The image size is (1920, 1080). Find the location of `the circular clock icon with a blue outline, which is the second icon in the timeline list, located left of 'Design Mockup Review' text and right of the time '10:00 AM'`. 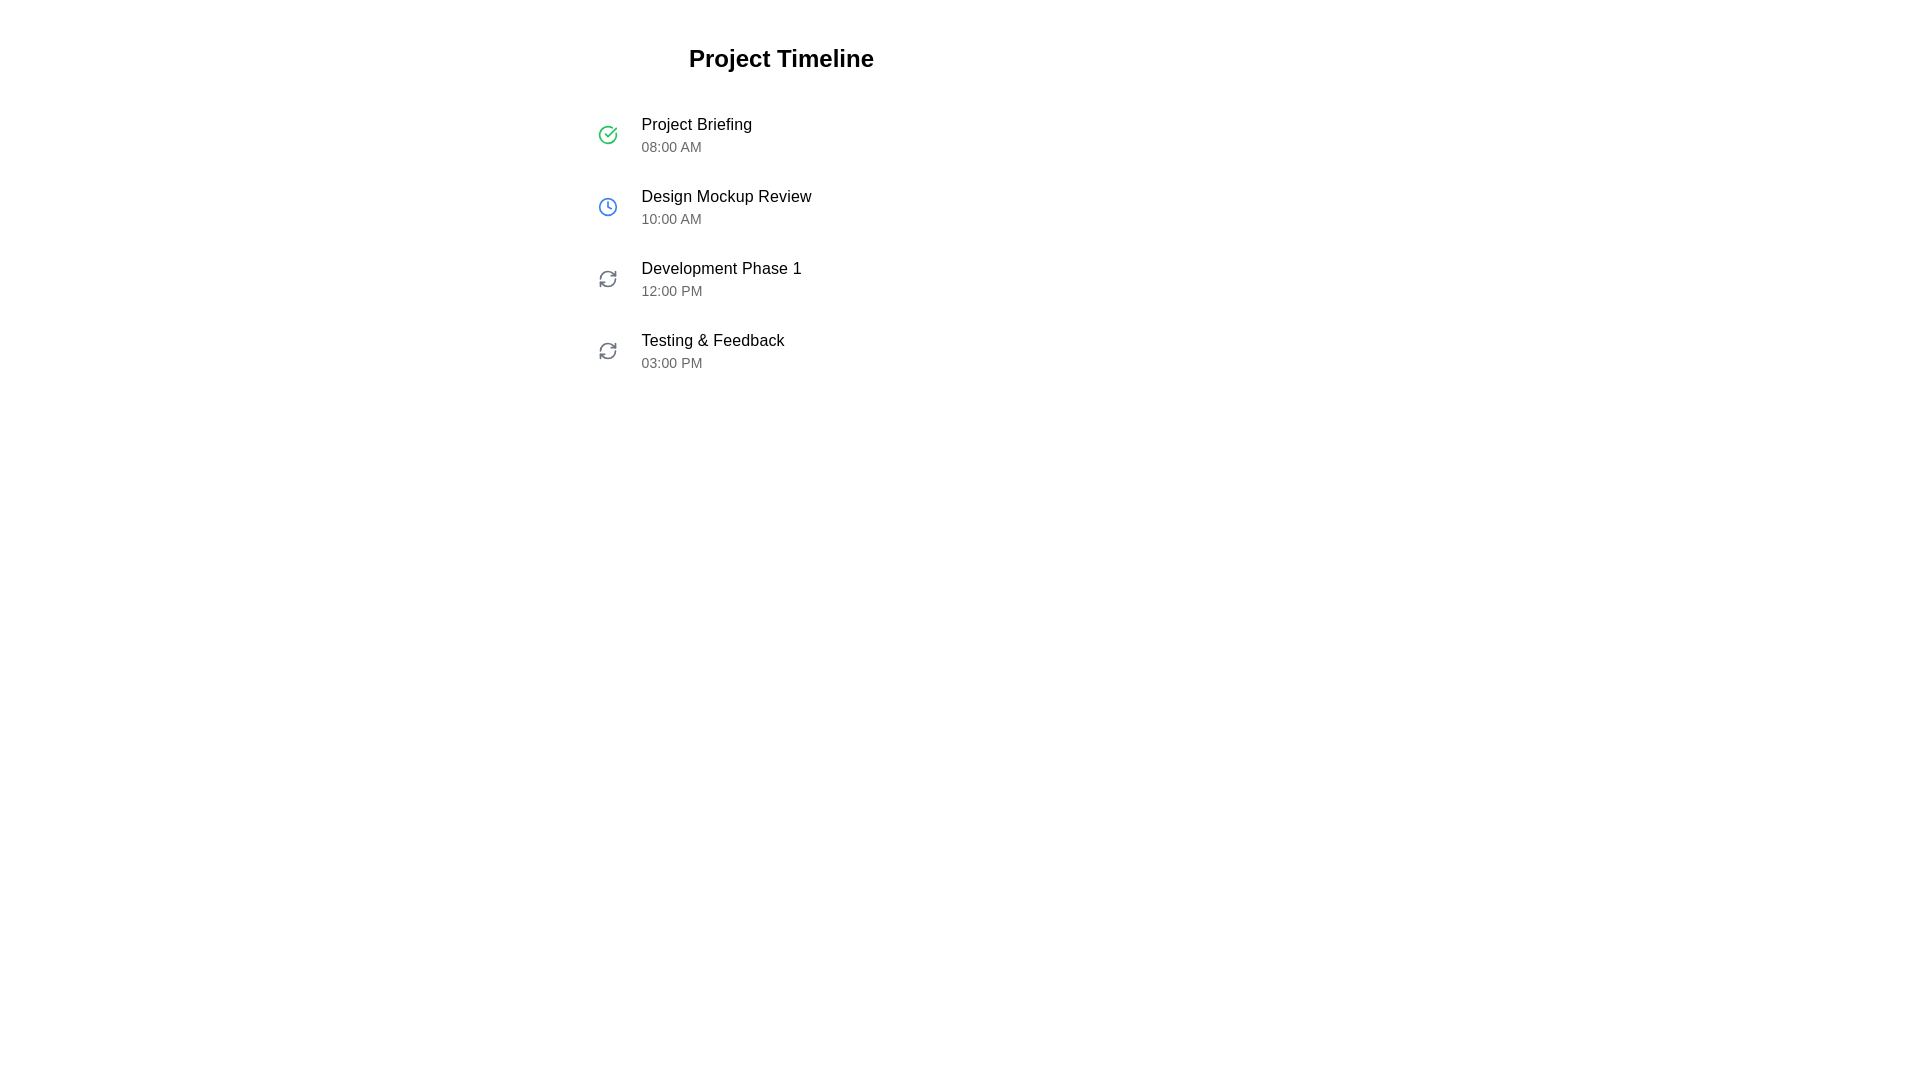

the circular clock icon with a blue outline, which is the second icon in the timeline list, located left of 'Design Mockup Review' text and right of the time '10:00 AM' is located at coordinates (606, 207).